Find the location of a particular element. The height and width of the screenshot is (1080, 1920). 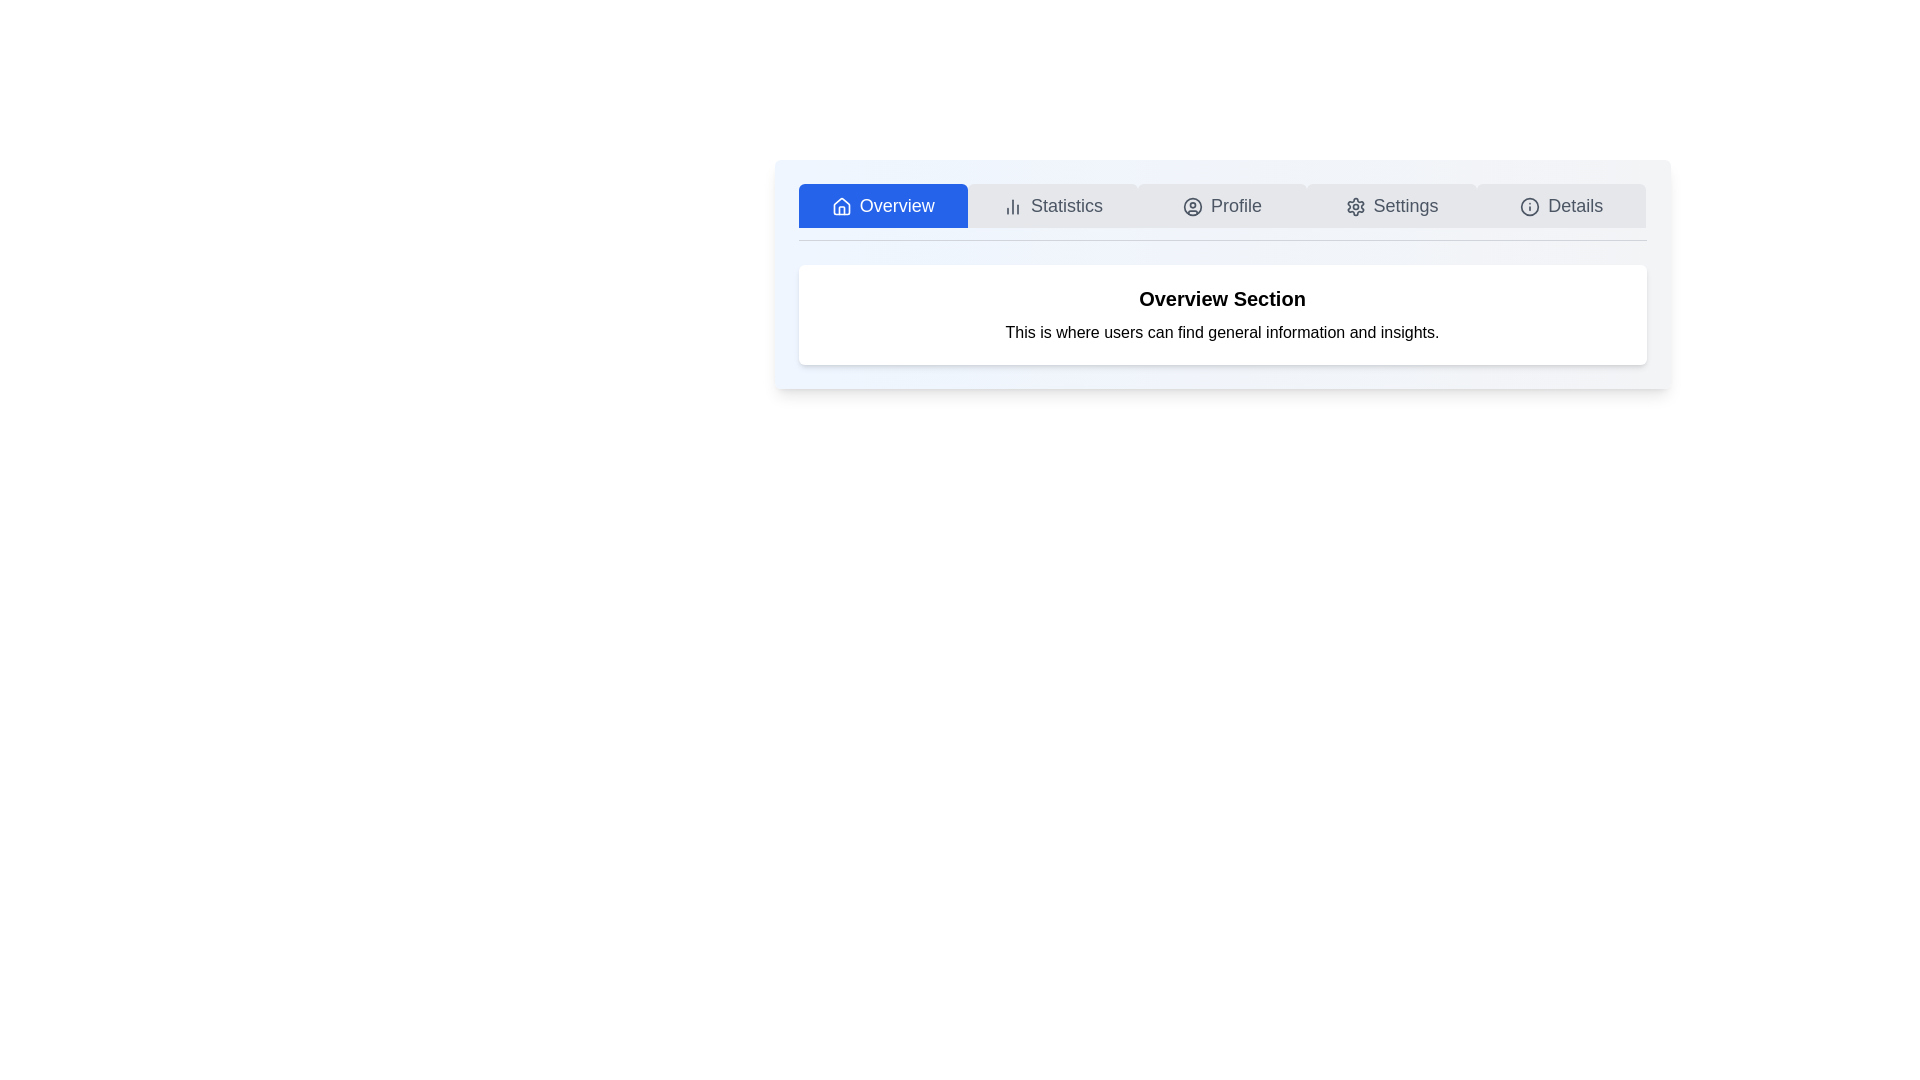

the Informational Text Section that provides an overview related to the selected 'Overview' tab option, positioned centrally below the navigation bar is located at coordinates (1221, 315).